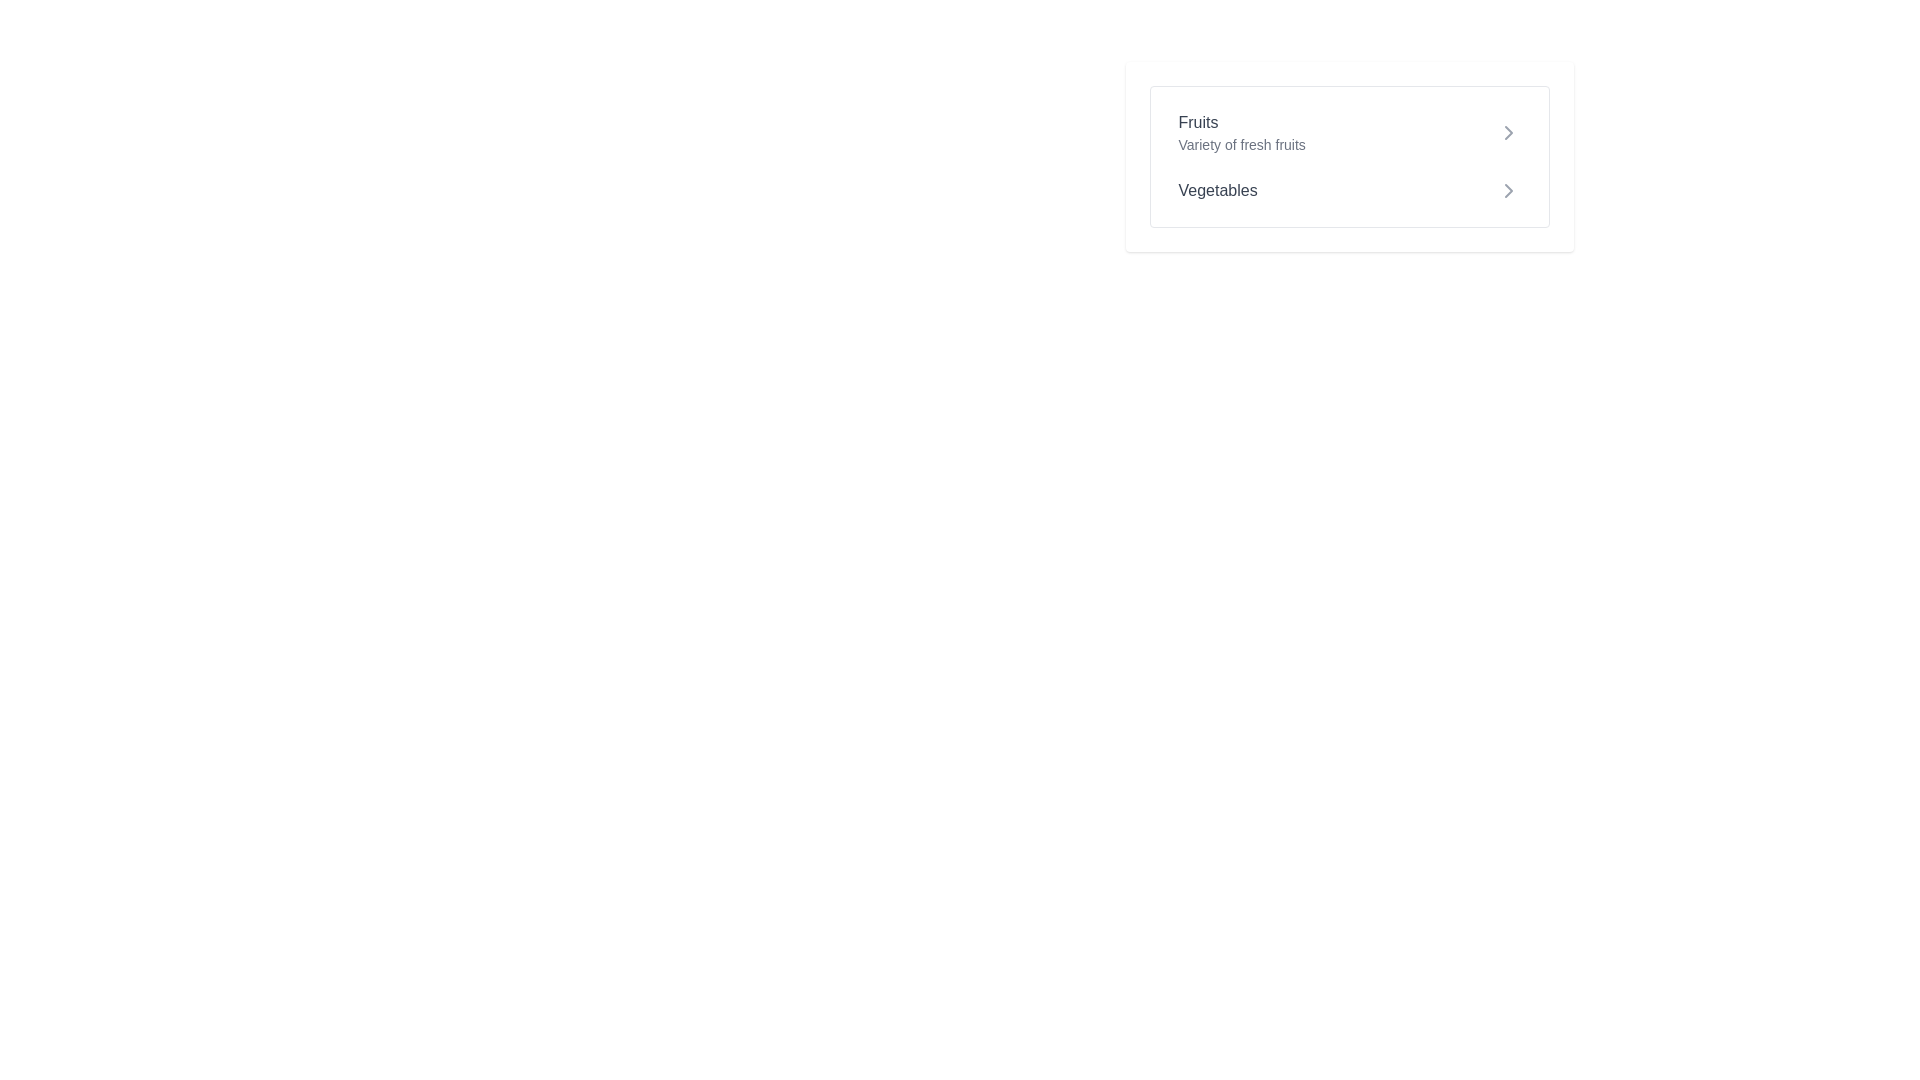 This screenshot has height=1080, width=1920. Describe the element at coordinates (1508, 191) in the screenshot. I see `the right-pointing gray chevron icon located to the far right of the 'Vegetables' text in the second list item` at that location.